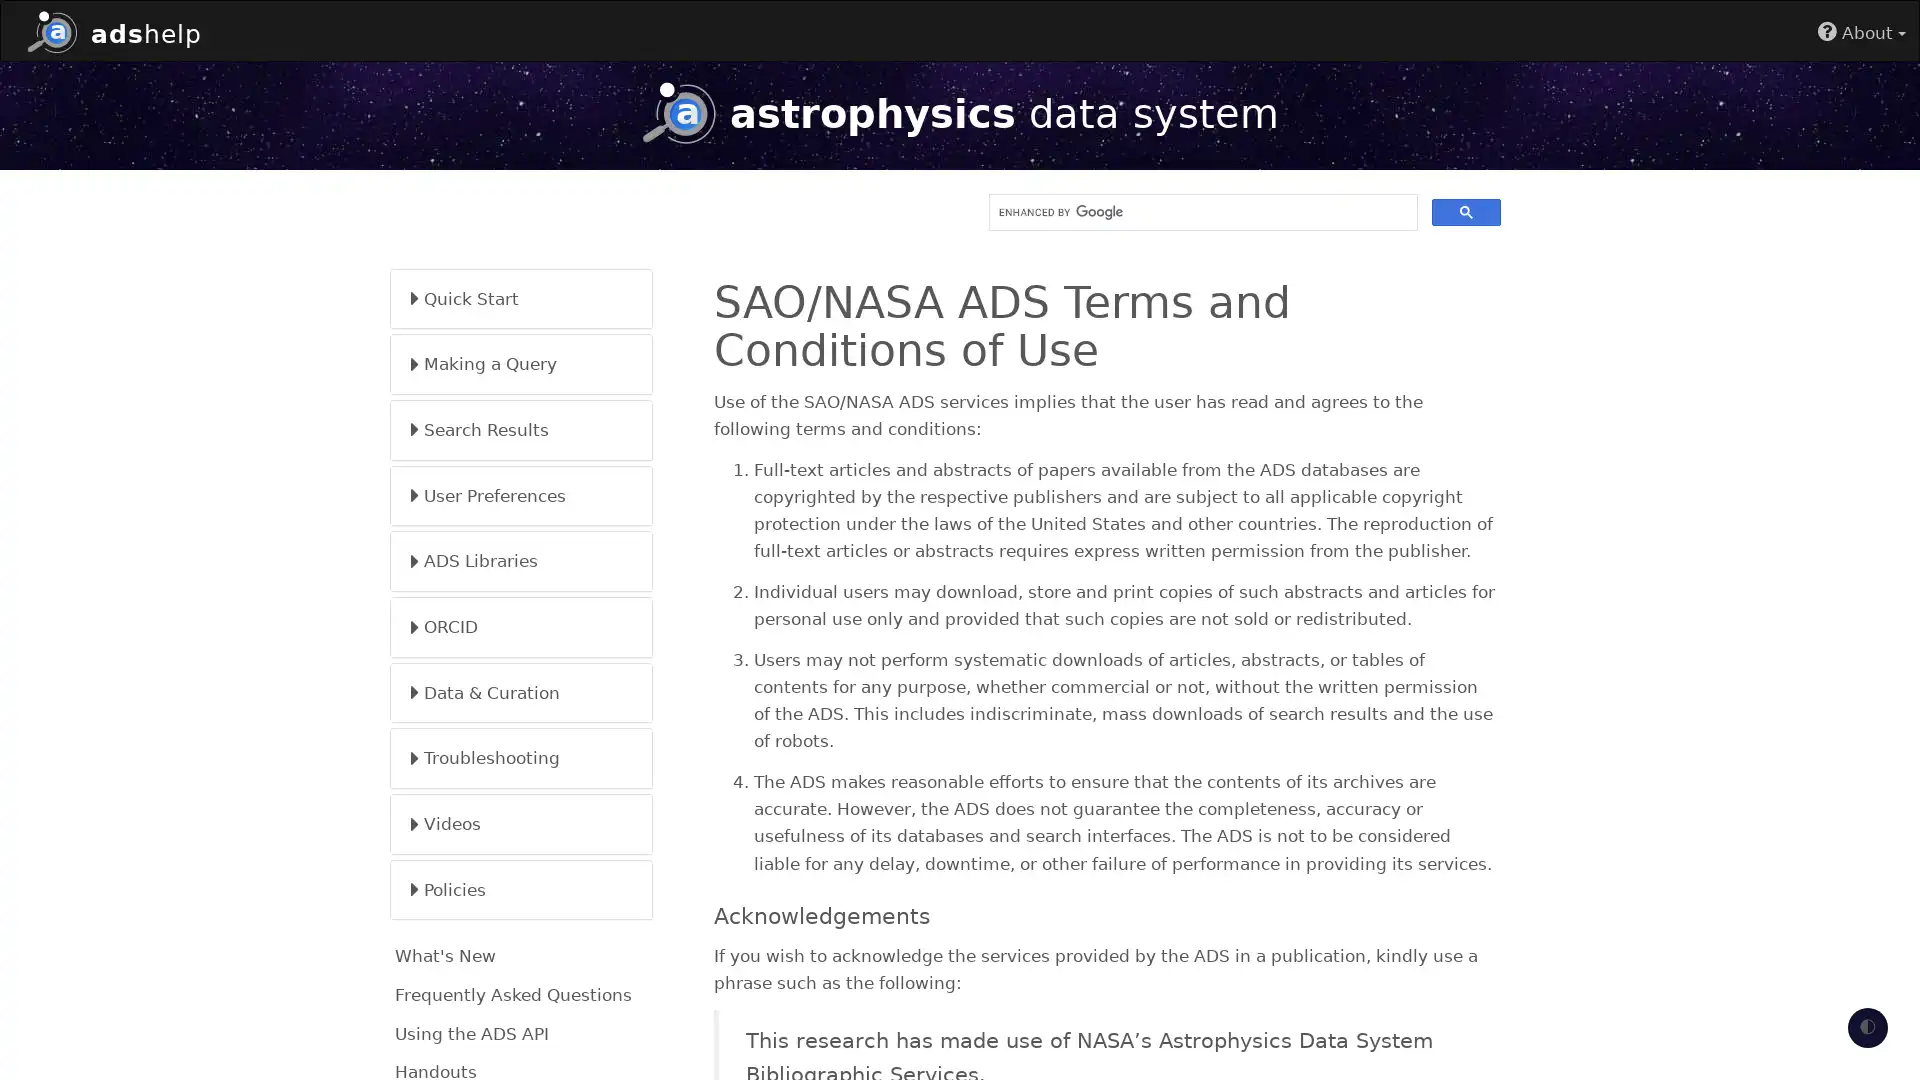 This screenshot has height=1080, width=1920. I want to click on Quick Start, so click(521, 298).